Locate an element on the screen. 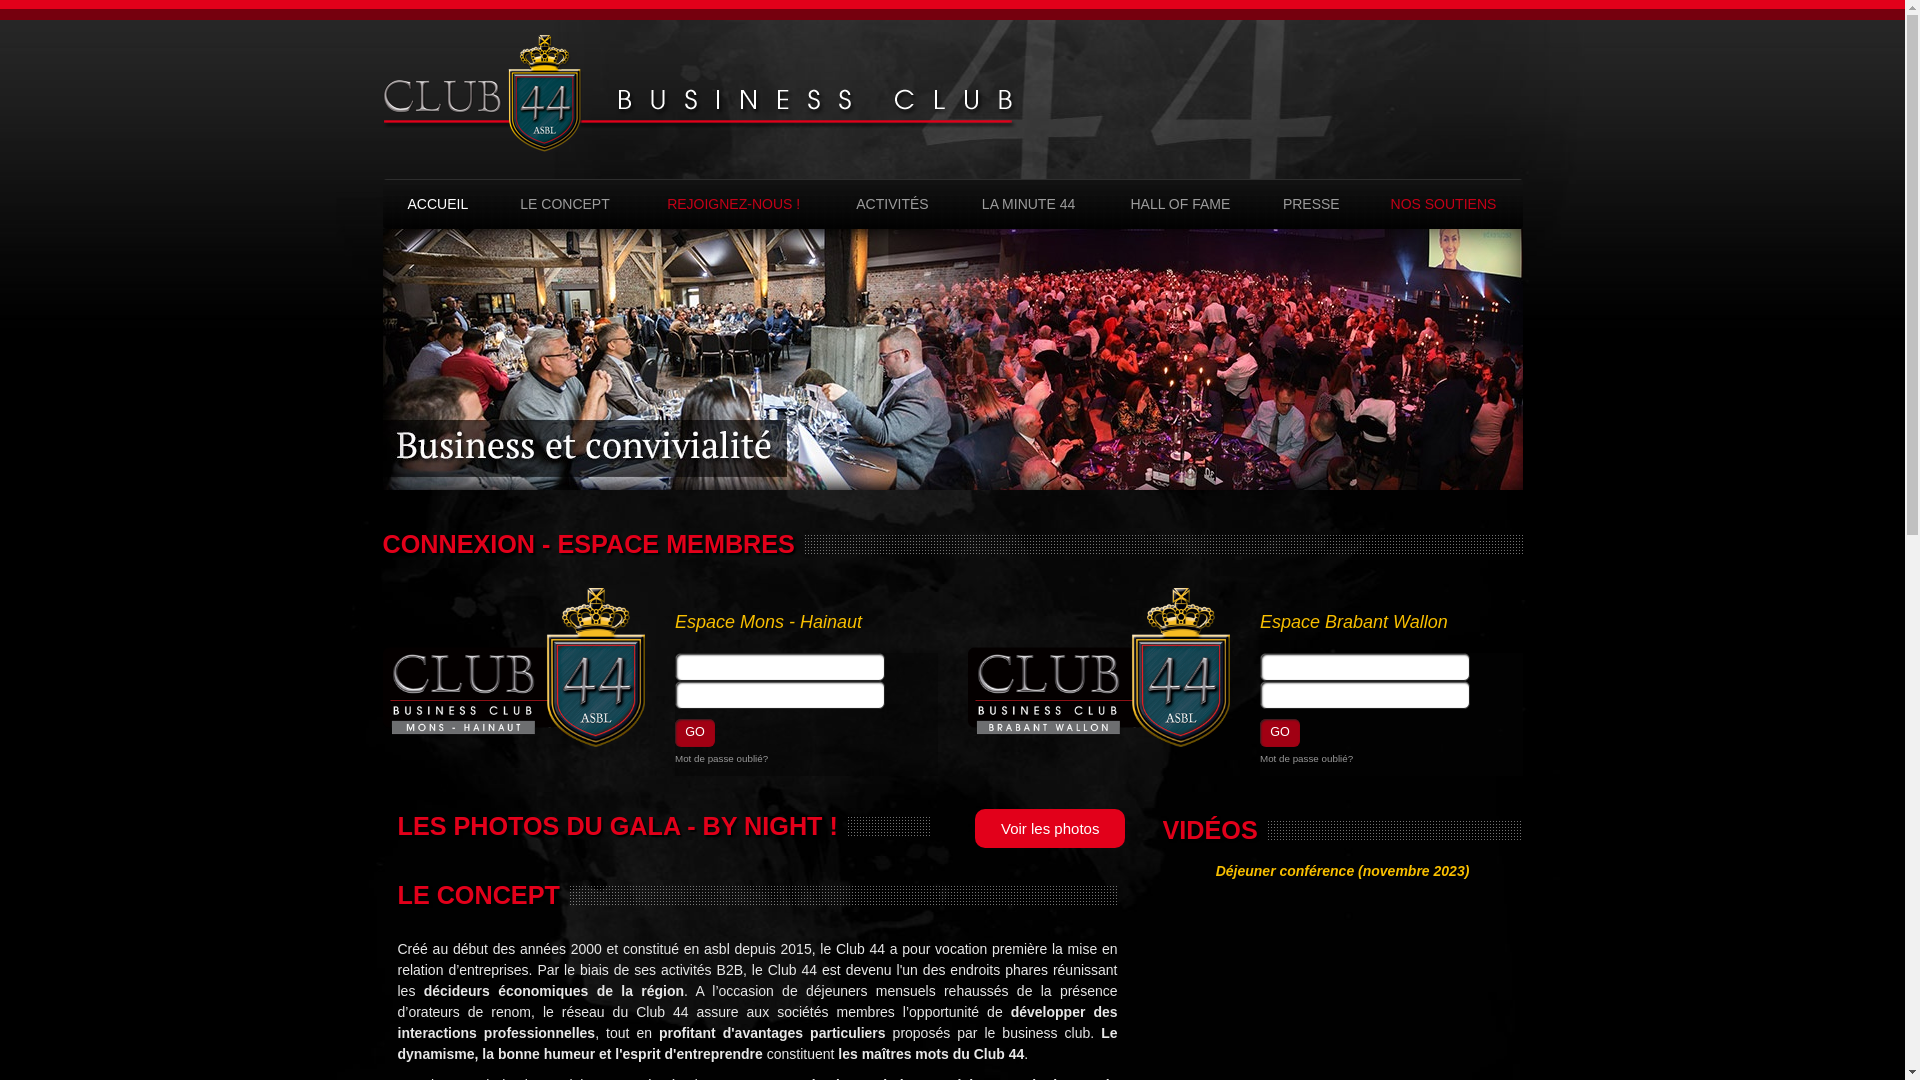 The height and width of the screenshot is (1080, 1920). 'LA MINUTE 44' is located at coordinates (1027, 204).